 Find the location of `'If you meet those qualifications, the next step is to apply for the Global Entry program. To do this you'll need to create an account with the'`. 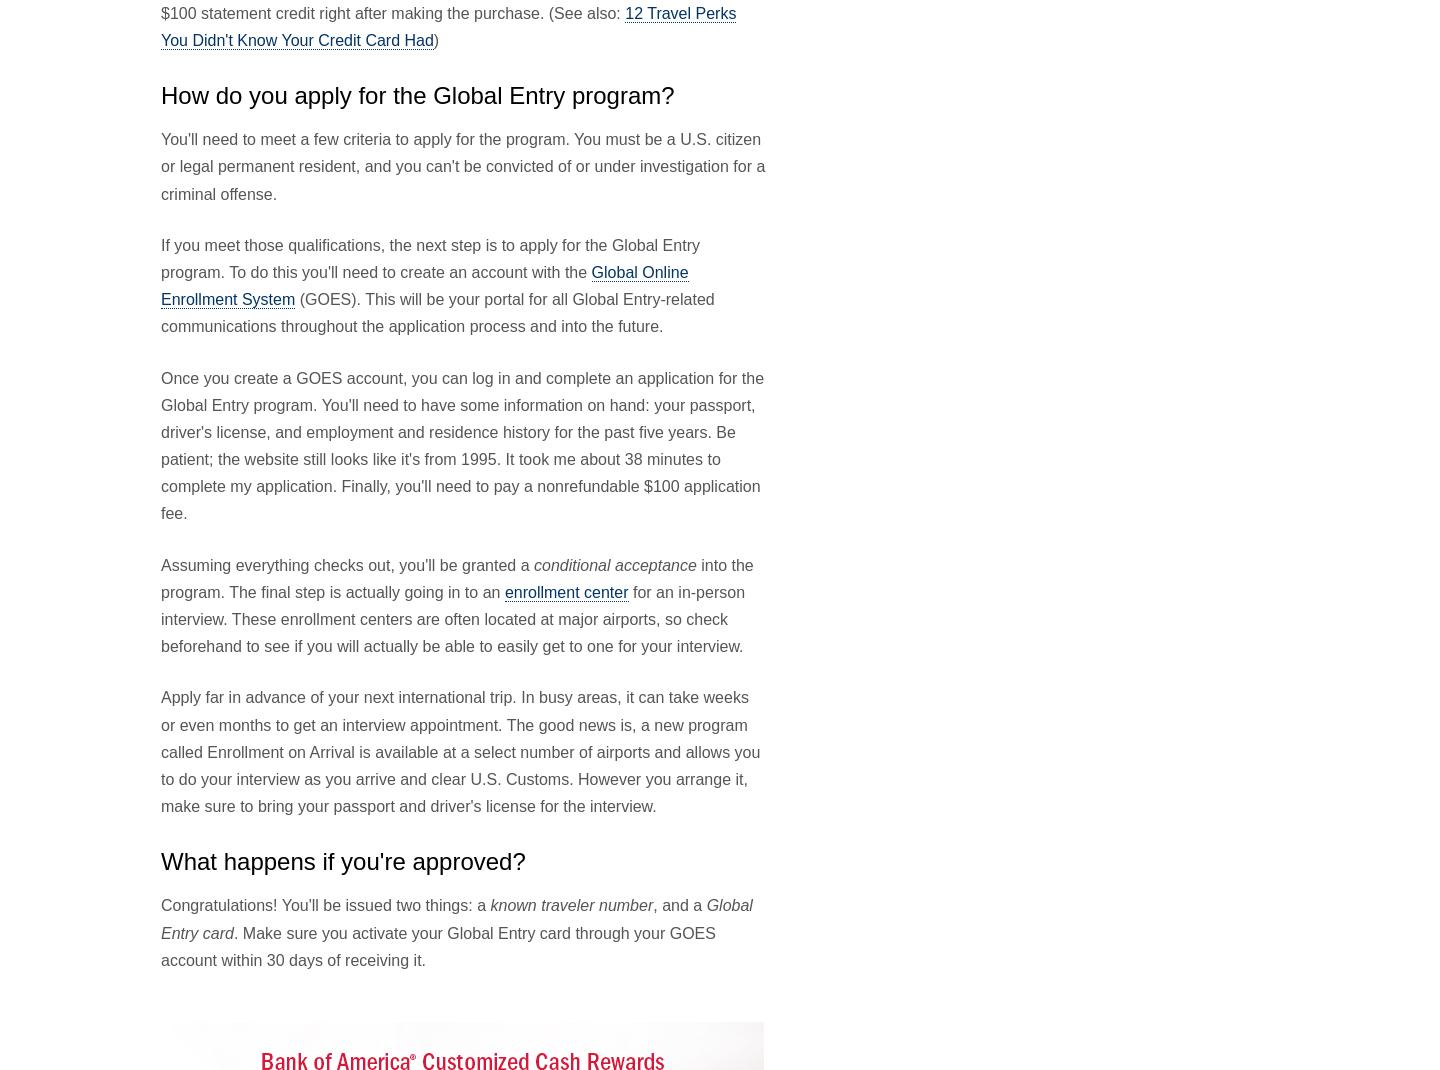

'If you meet those qualifications, the next step is to apply for the Global Entry program. To do this you'll need to create an account with the' is located at coordinates (429, 256).